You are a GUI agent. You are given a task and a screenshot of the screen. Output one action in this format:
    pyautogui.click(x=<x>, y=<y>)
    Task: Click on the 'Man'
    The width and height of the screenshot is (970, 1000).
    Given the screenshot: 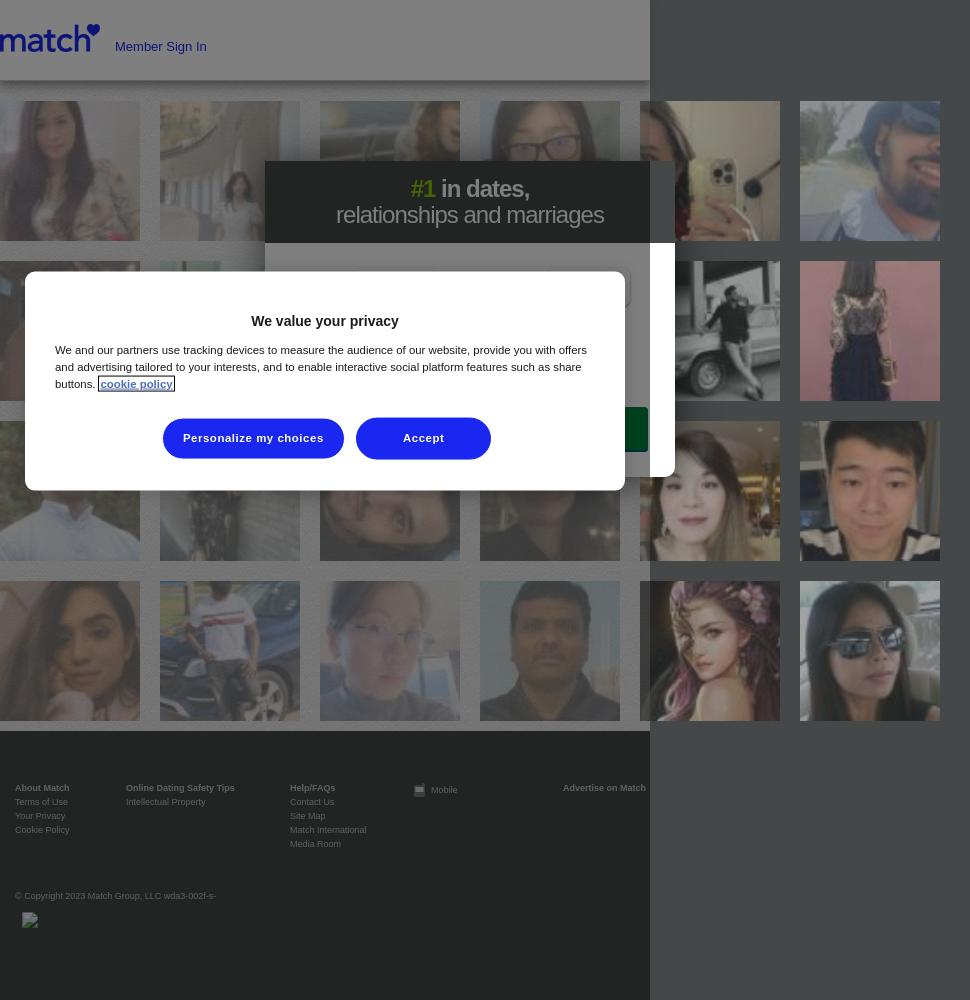 What is the action you would take?
    pyautogui.click(x=568, y=287)
    